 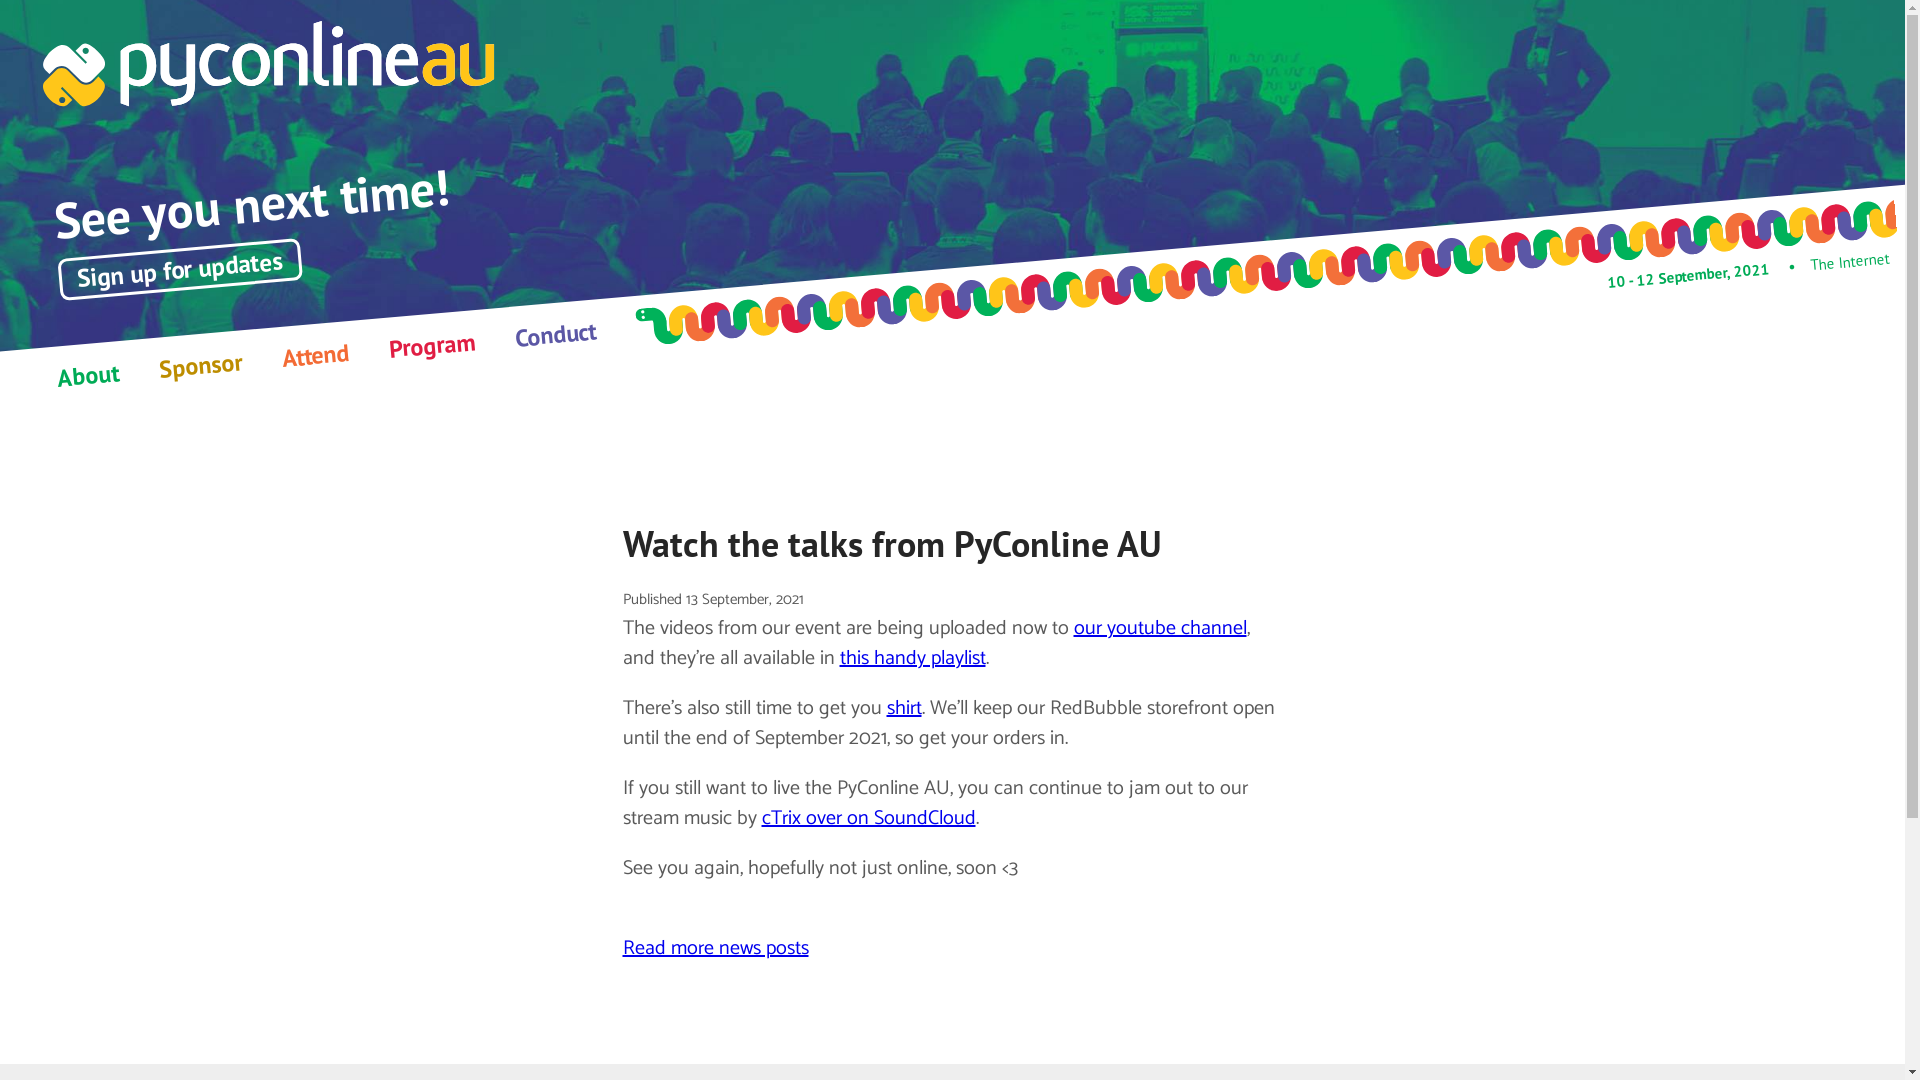 What do you see at coordinates (85, 372) in the screenshot?
I see `'About'` at bounding box center [85, 372].